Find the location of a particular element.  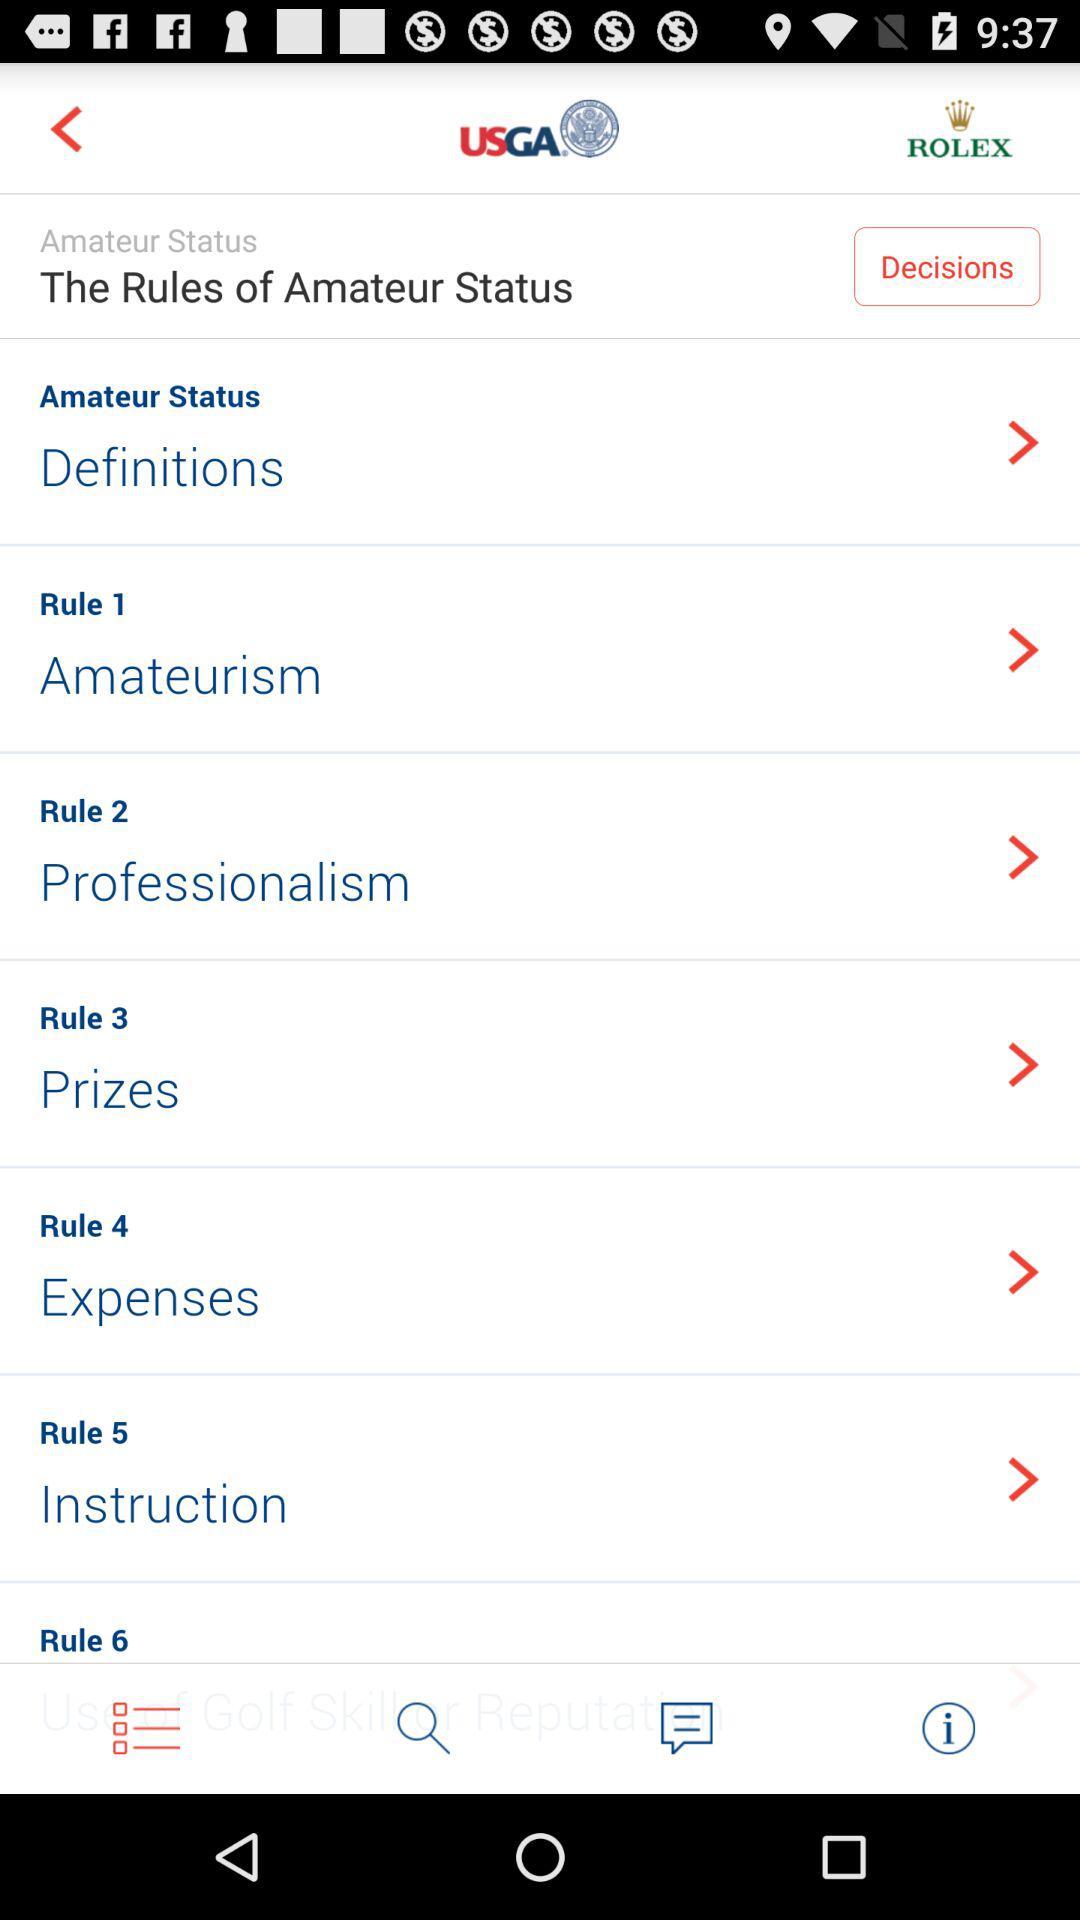

the search icon is located at coordinates (423, 1848).